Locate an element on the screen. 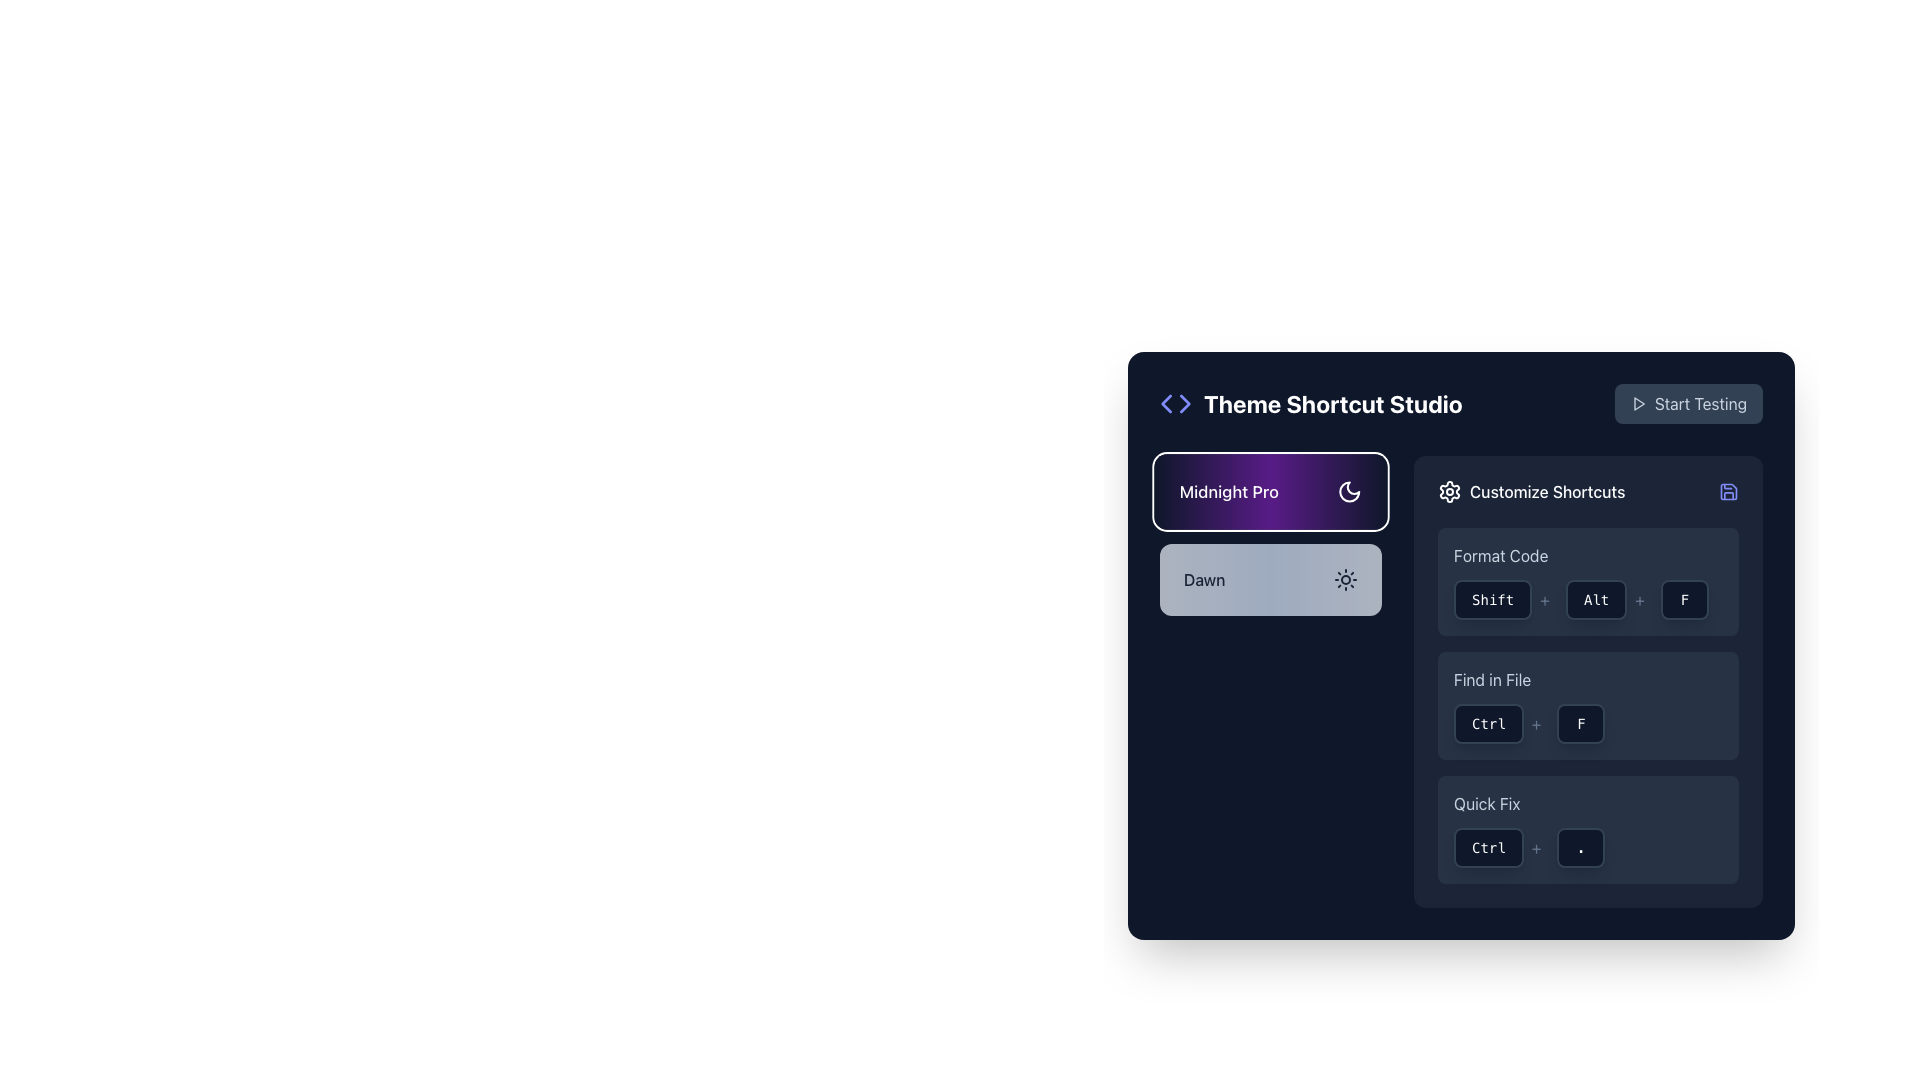 This screenshot has height=1080, width=1920. the 'Ctrl' key representation in the 'Find in File' shortcut sequence, located in the 'Customize Shortcuts' section is located at coordinates (1501, 724).